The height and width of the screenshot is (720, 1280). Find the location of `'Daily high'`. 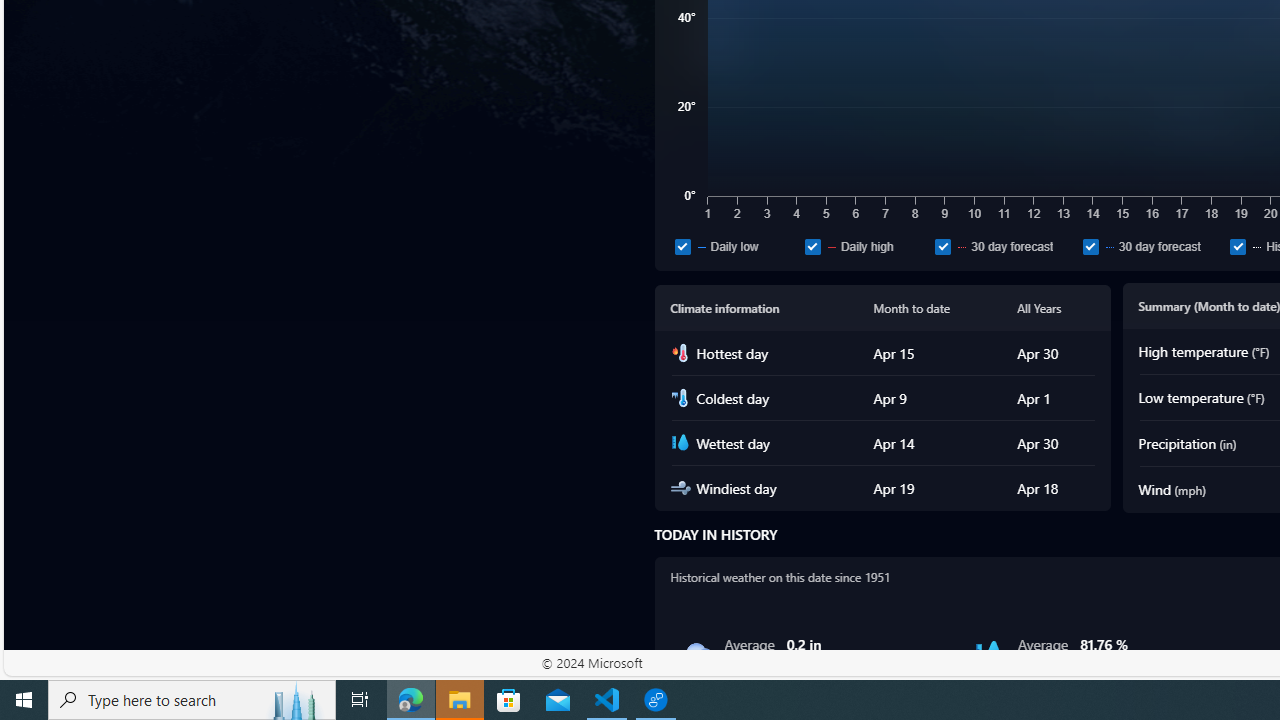

'Daily high' is located at coordinates (865, 245).